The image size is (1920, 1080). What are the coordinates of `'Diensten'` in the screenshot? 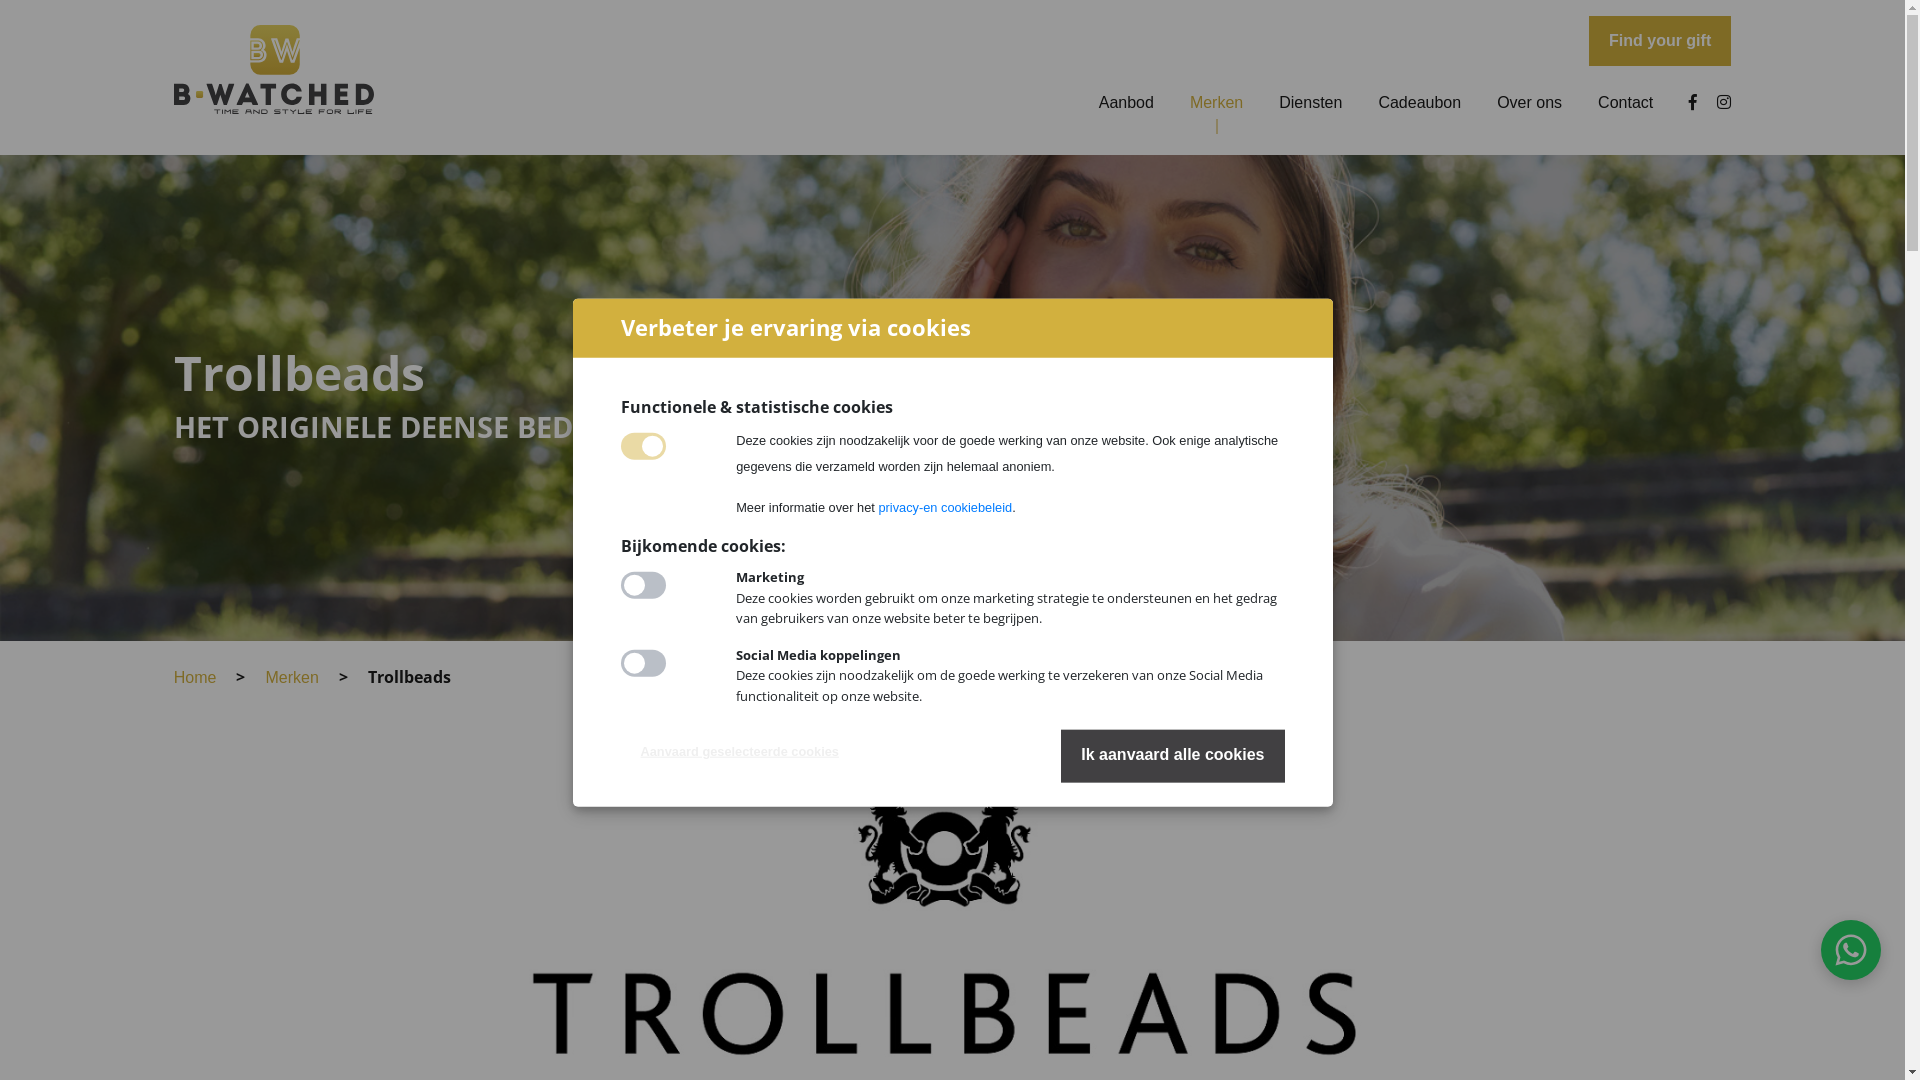 It's located at (1310, 102).